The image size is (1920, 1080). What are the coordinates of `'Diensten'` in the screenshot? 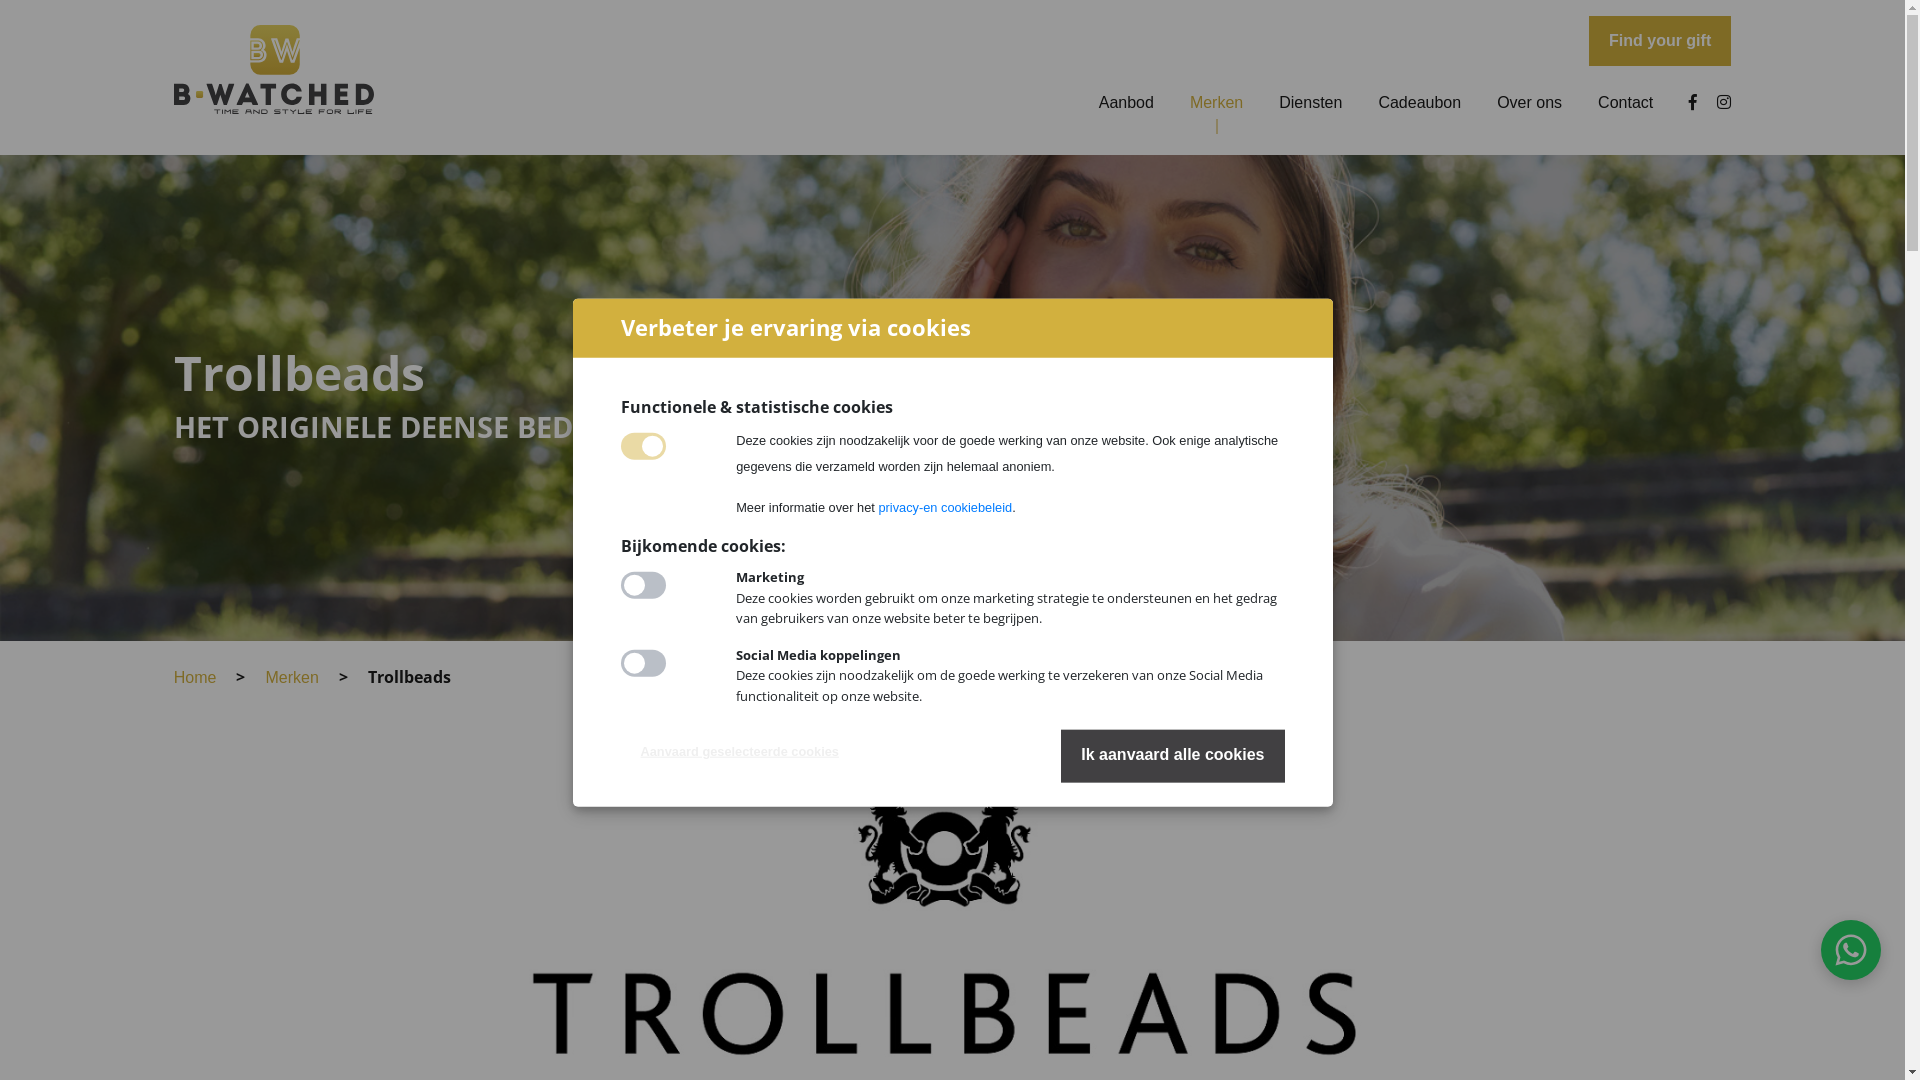 It's located at (1310, 102).